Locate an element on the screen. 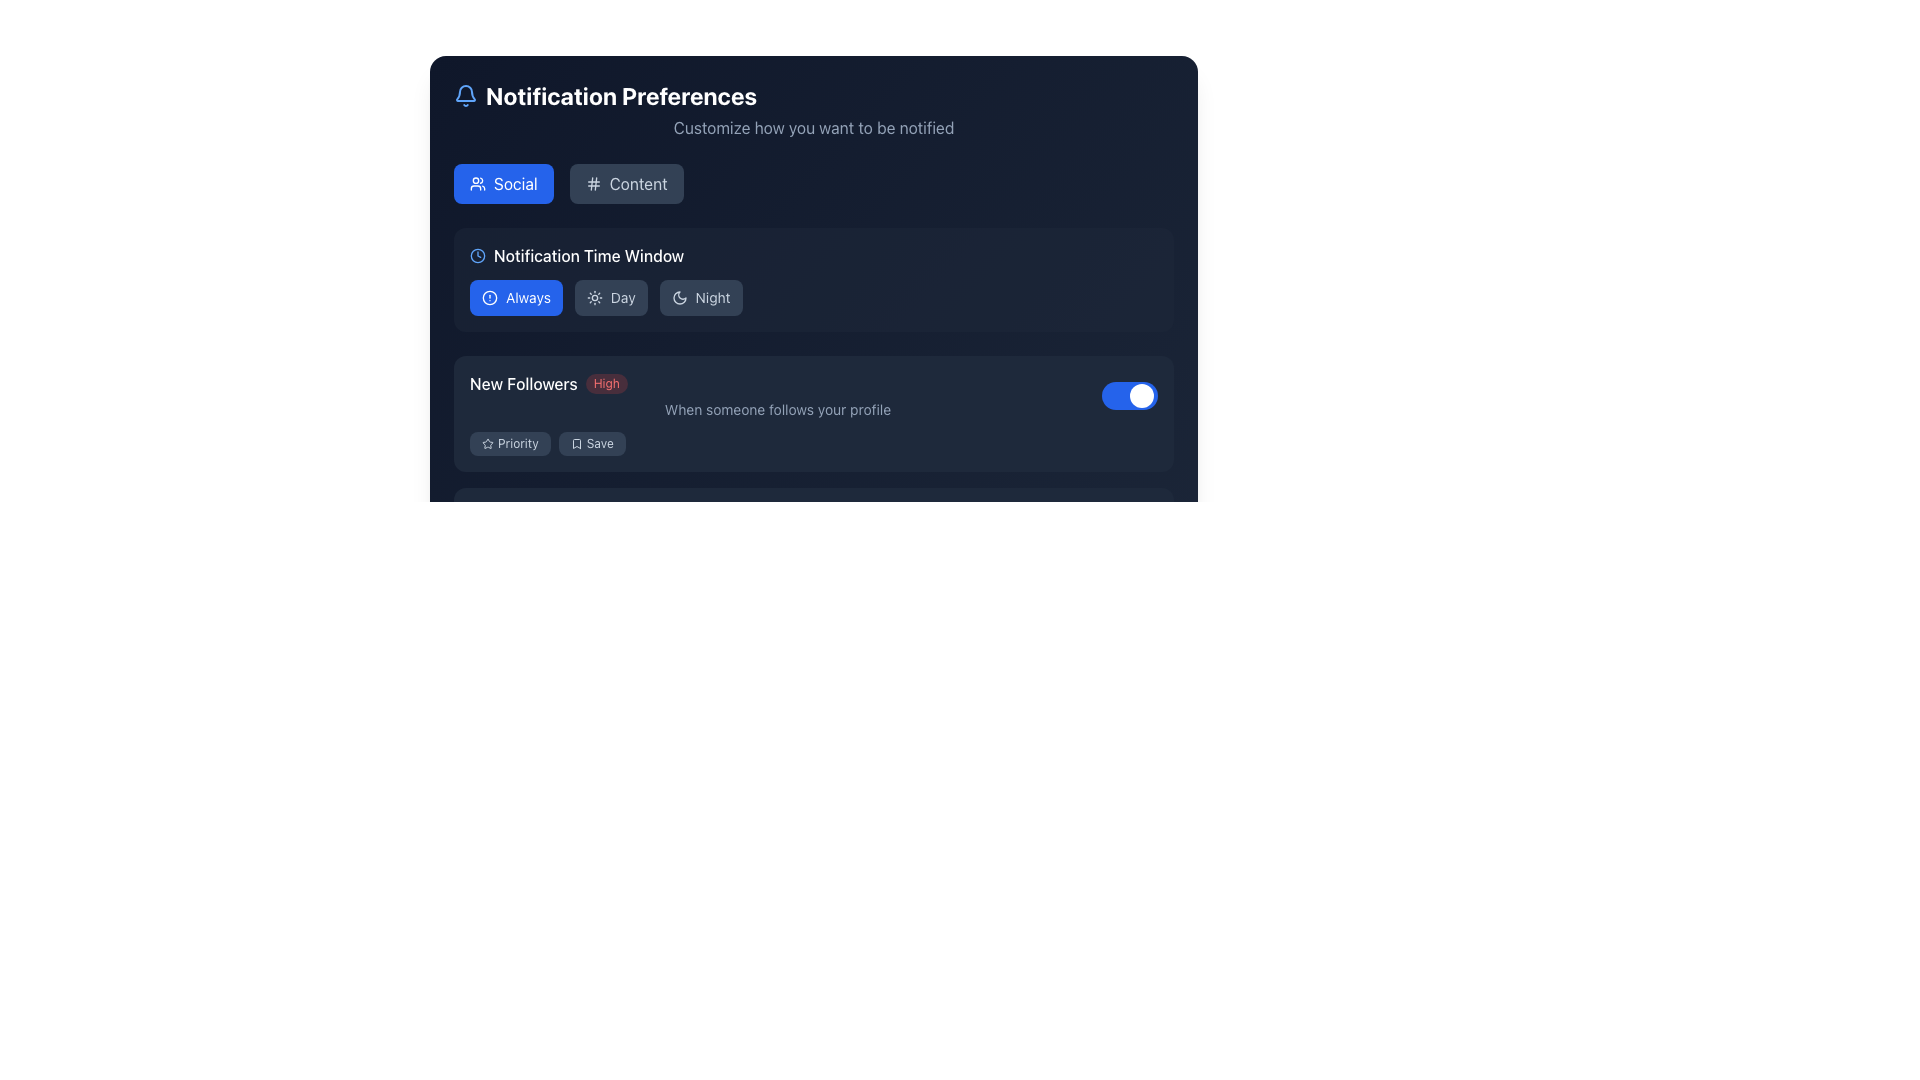  the 'Priority' button with a dark slate blue background and a star icon is located at coordinates (510, 442).